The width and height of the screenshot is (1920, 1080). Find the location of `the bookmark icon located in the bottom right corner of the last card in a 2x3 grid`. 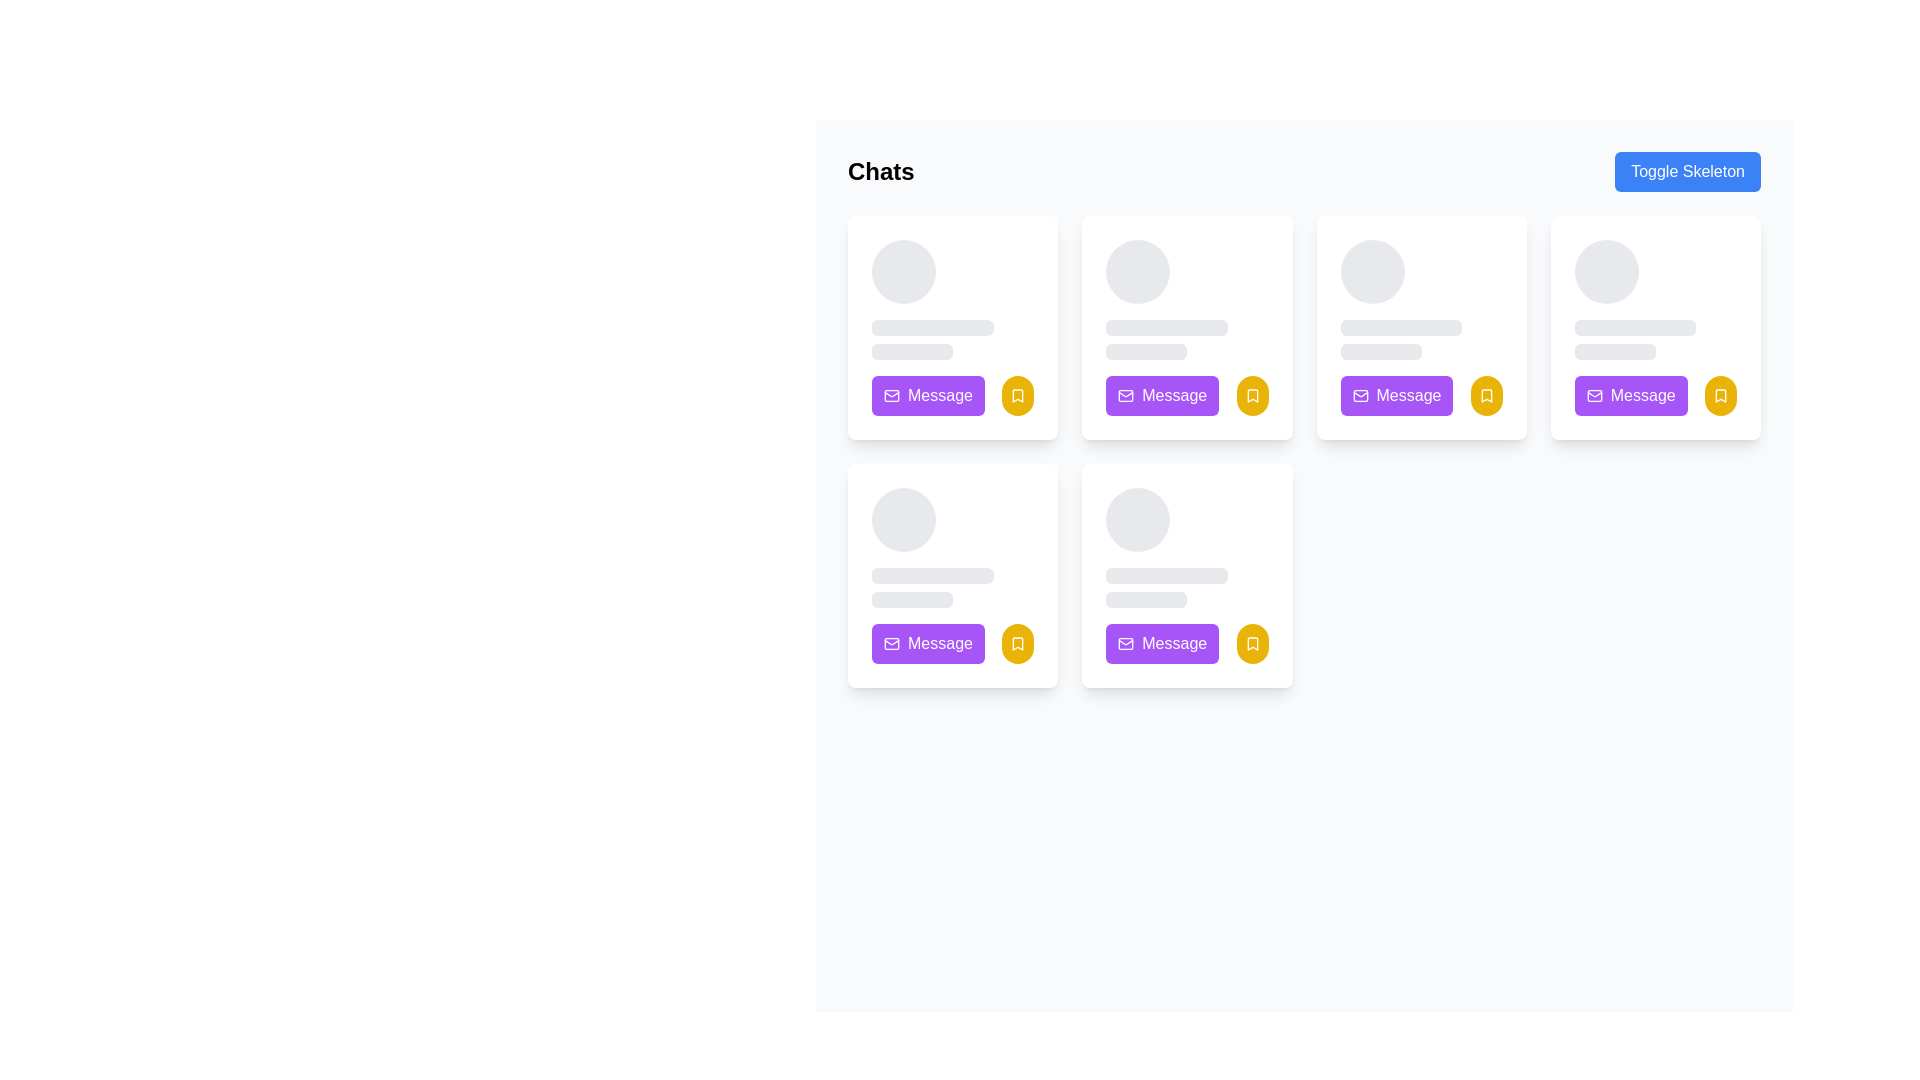

the bookmark icon located in the bottom right corner of the last card in a 2x3 grid is located at coordinates (1251, 644).